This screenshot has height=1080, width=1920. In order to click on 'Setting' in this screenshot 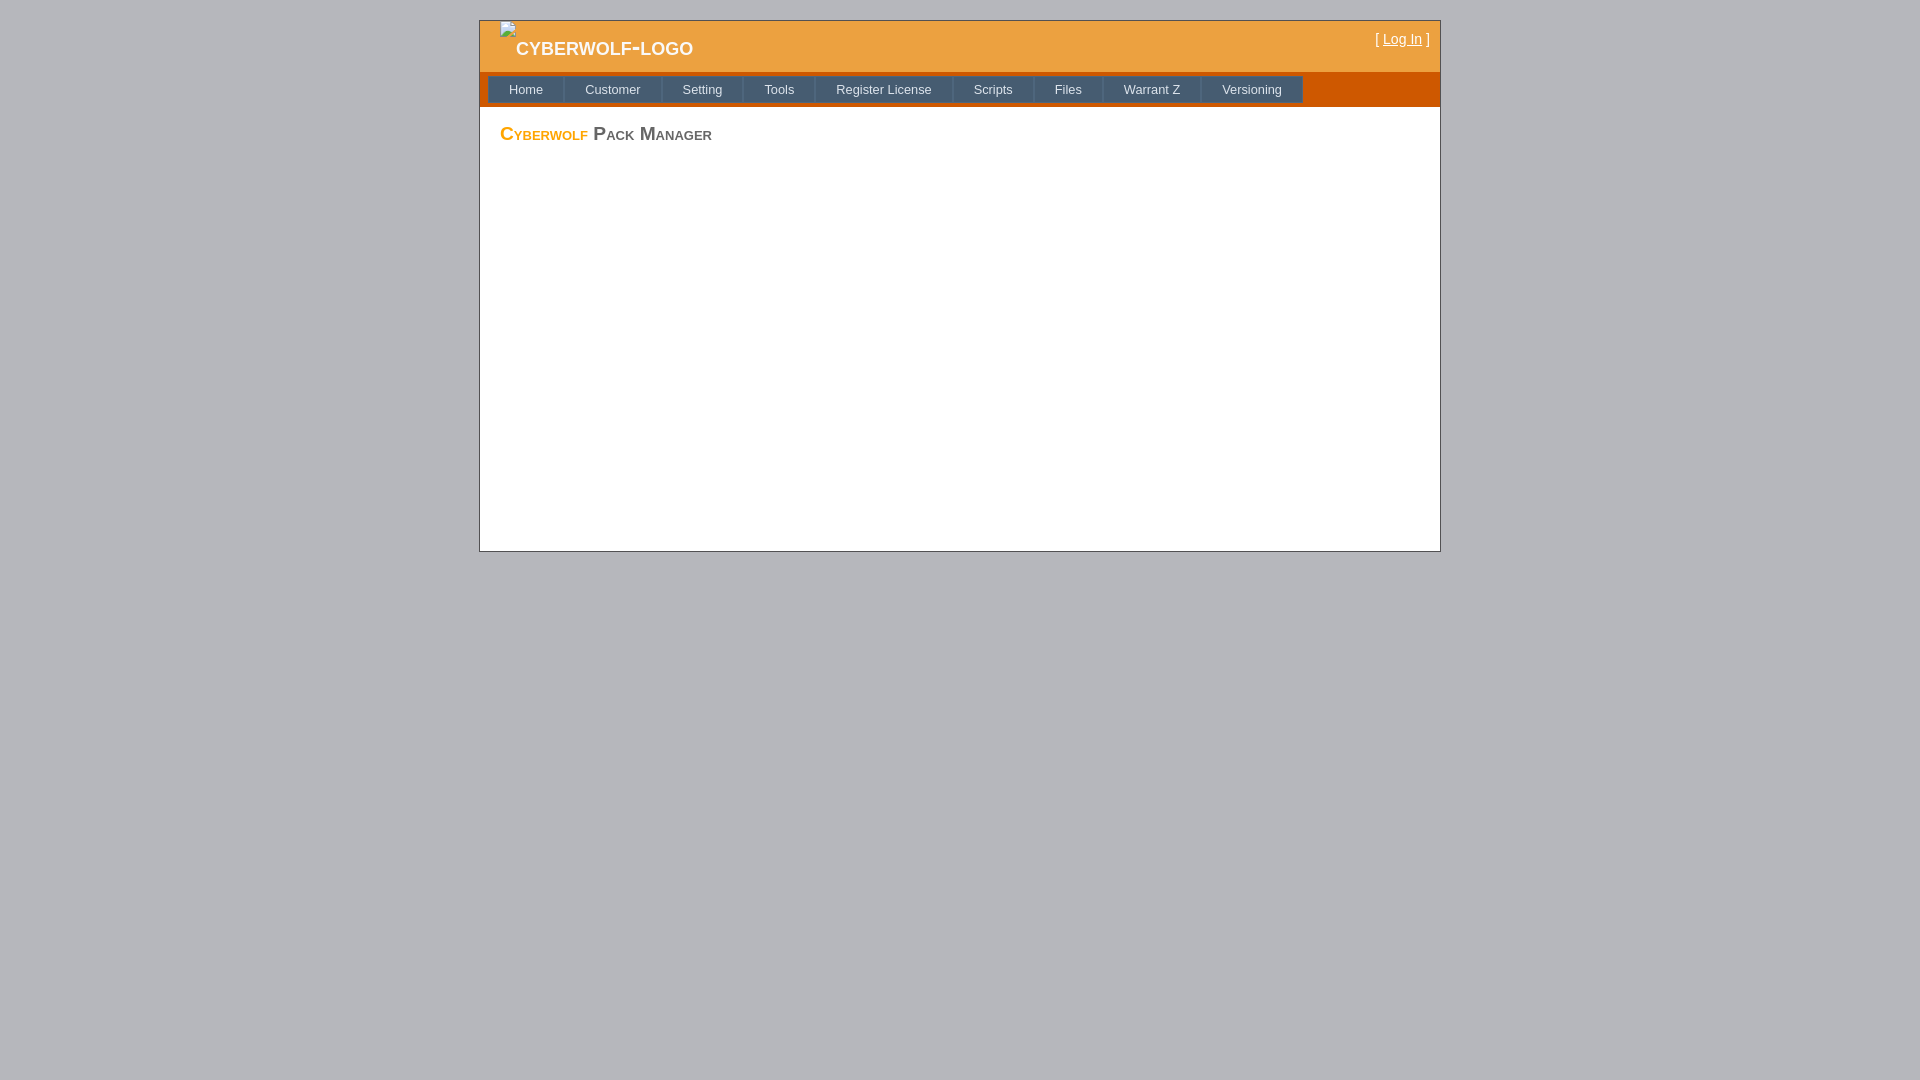, I will do `click(702, 88)`.